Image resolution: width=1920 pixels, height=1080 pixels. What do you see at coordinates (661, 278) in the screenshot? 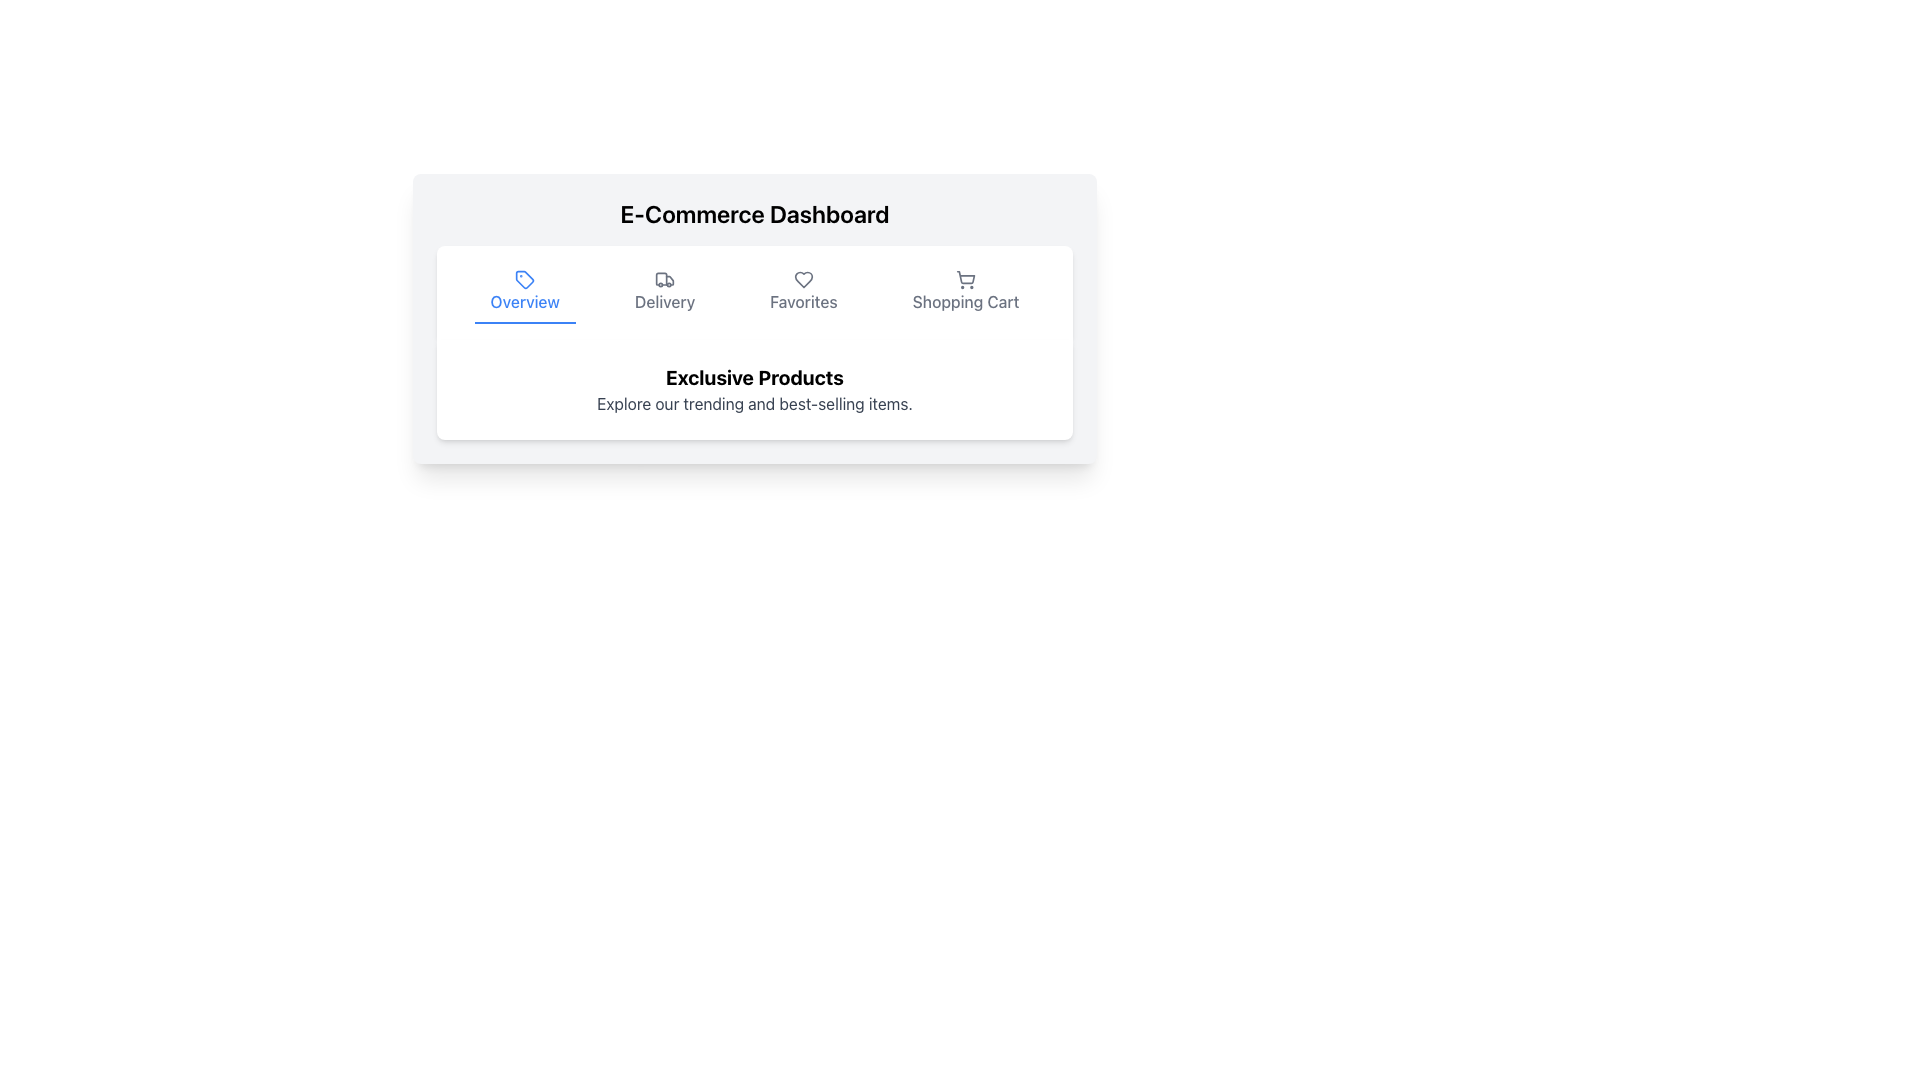
I see `the delivery icon button, which resembles a truck and is located adjacent to the 'Overview' and 'Favorites' icons in the navigation area` at bounding box center [661, 278].